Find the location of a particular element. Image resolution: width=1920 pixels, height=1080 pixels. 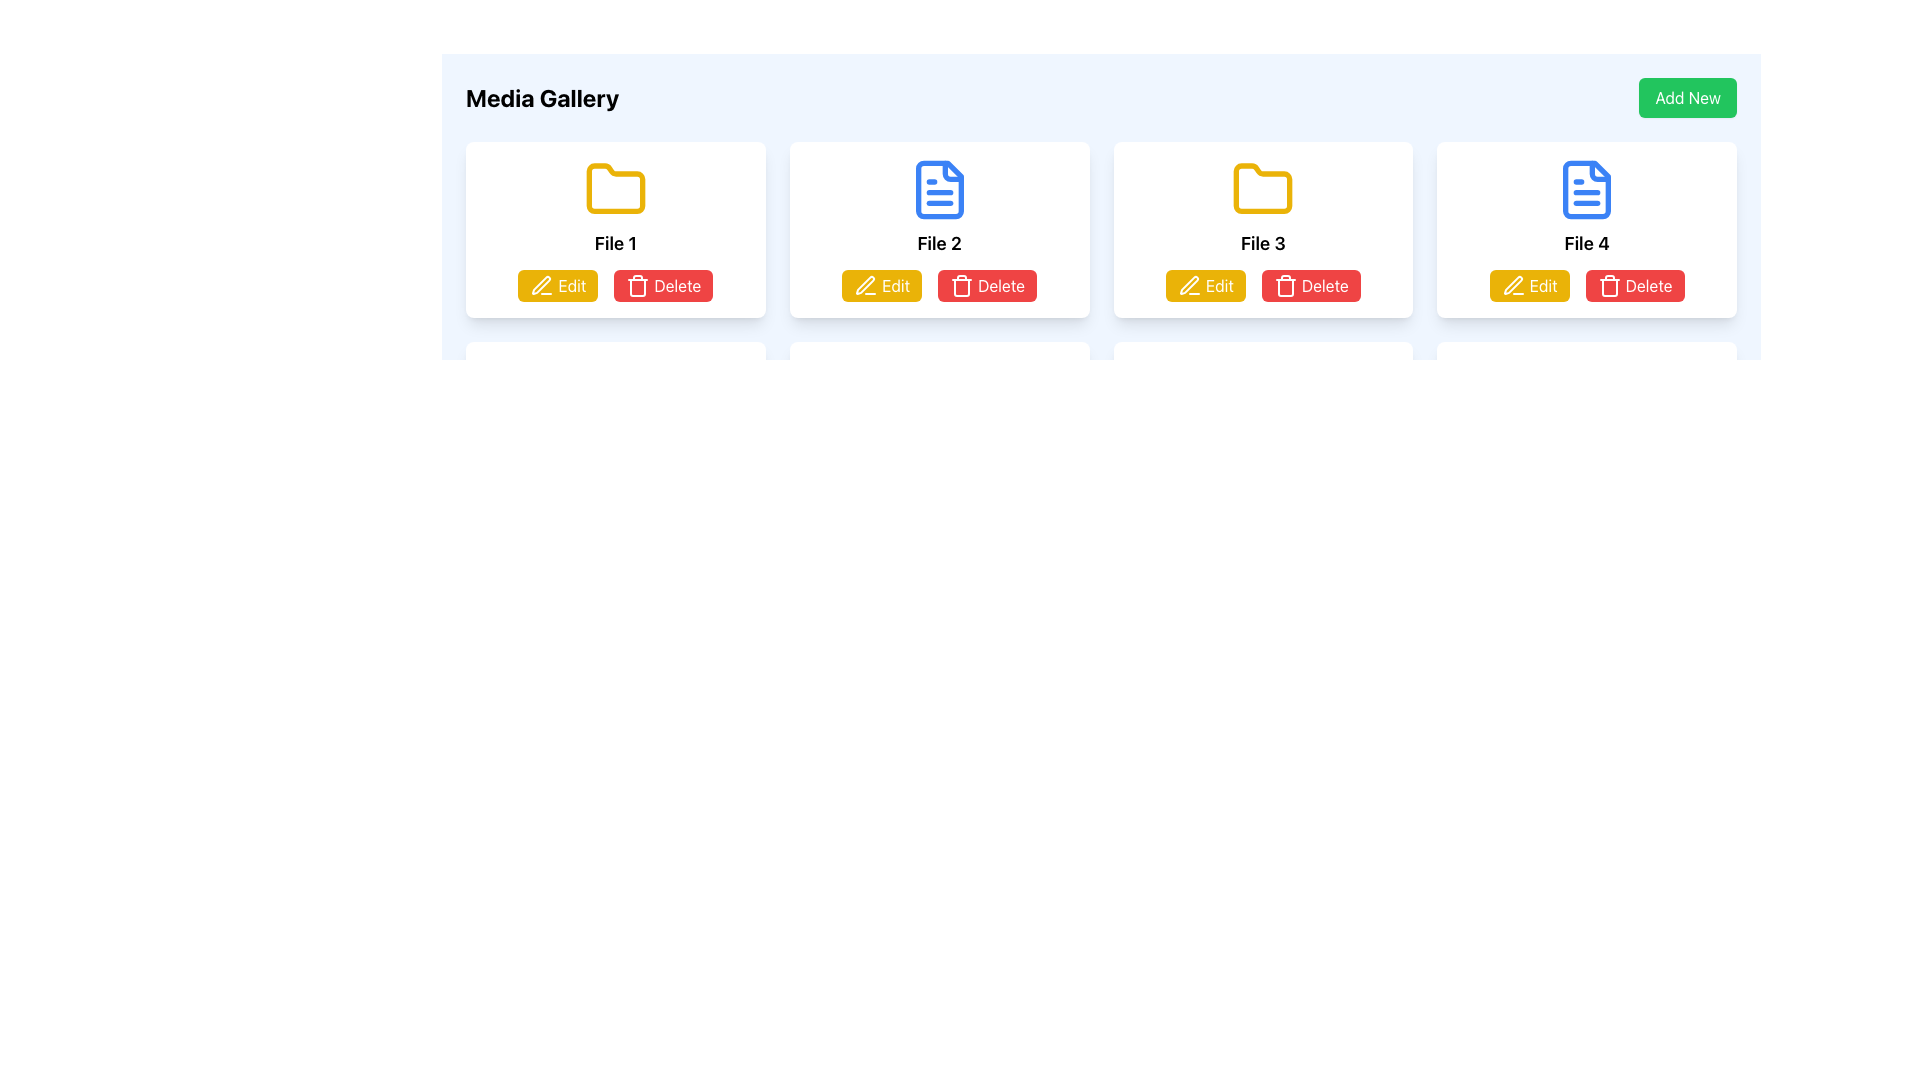

the trash bin icon in the 'Delete' button located in the fourth media card is located at coordinates (1609, 285).